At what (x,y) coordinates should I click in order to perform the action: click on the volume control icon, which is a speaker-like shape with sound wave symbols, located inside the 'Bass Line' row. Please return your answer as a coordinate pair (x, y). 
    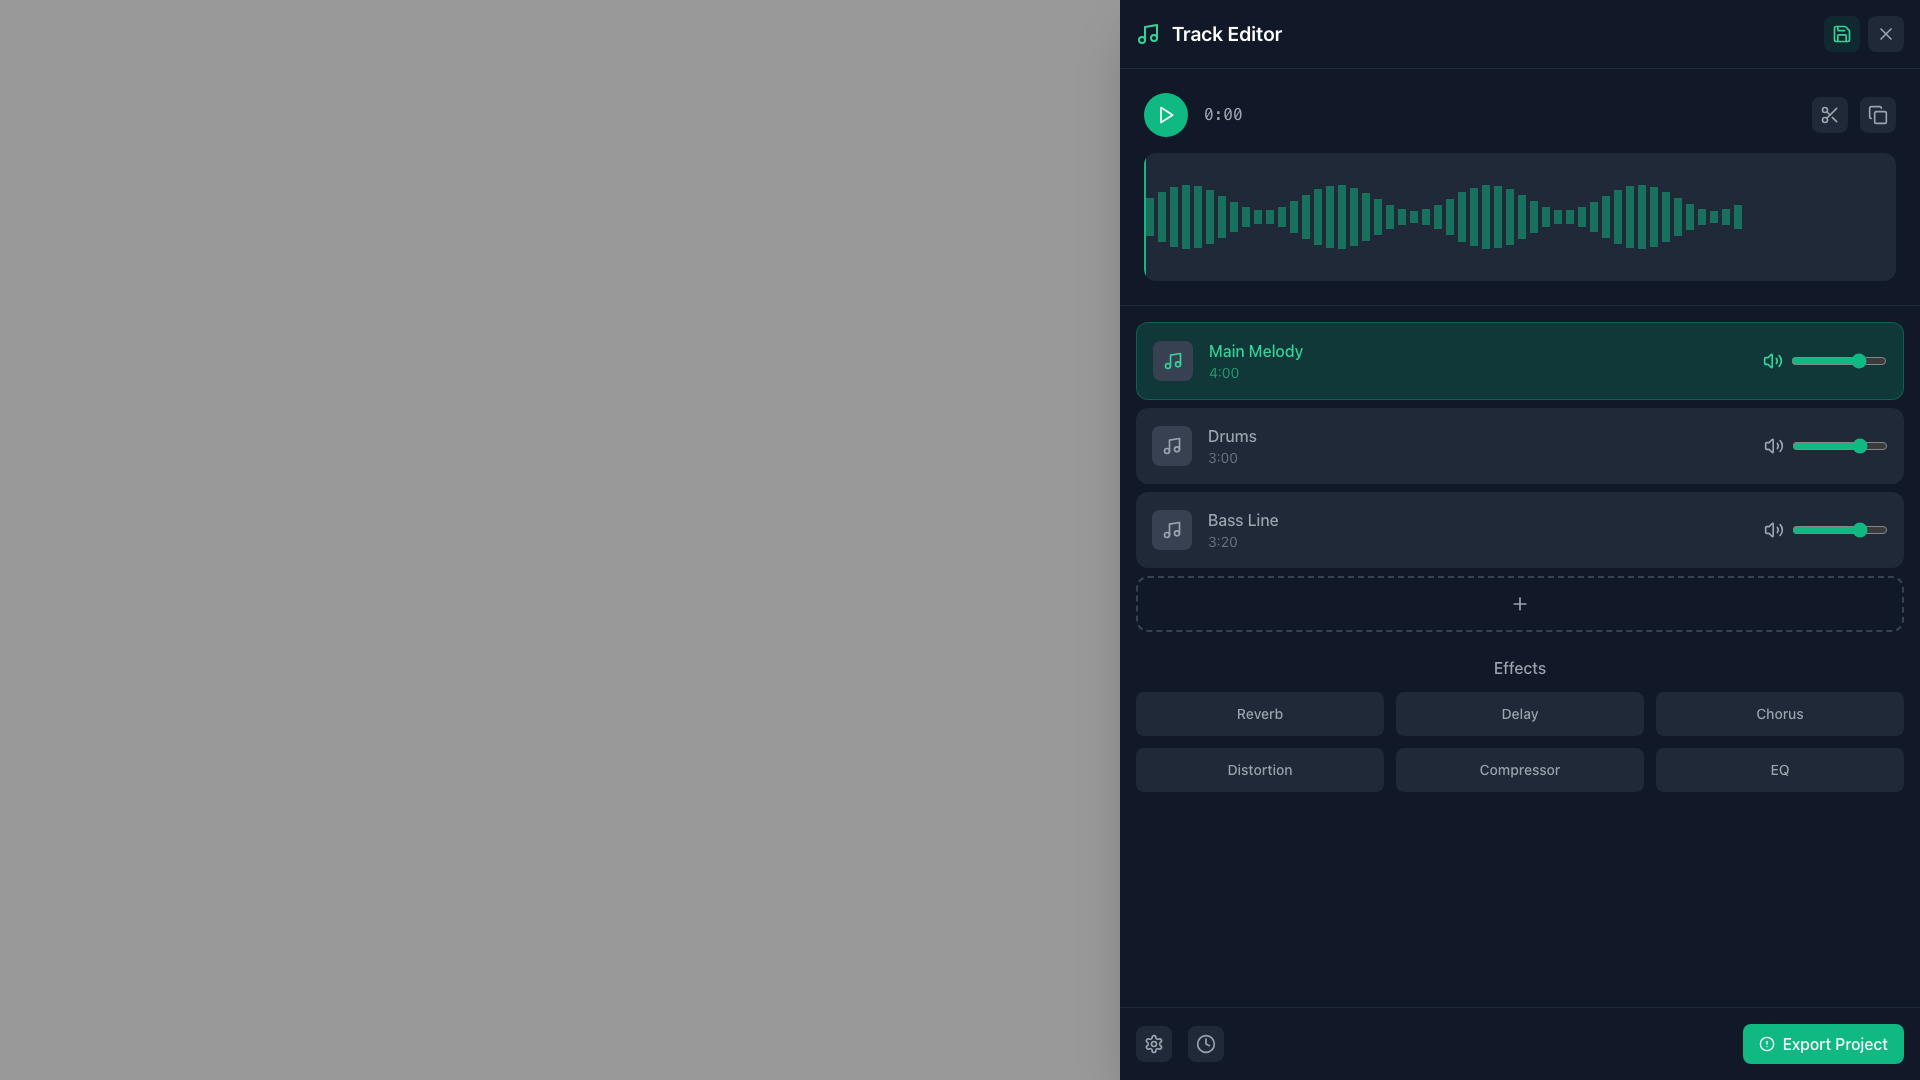
    Looking at the image, I should click on (1769, 528).